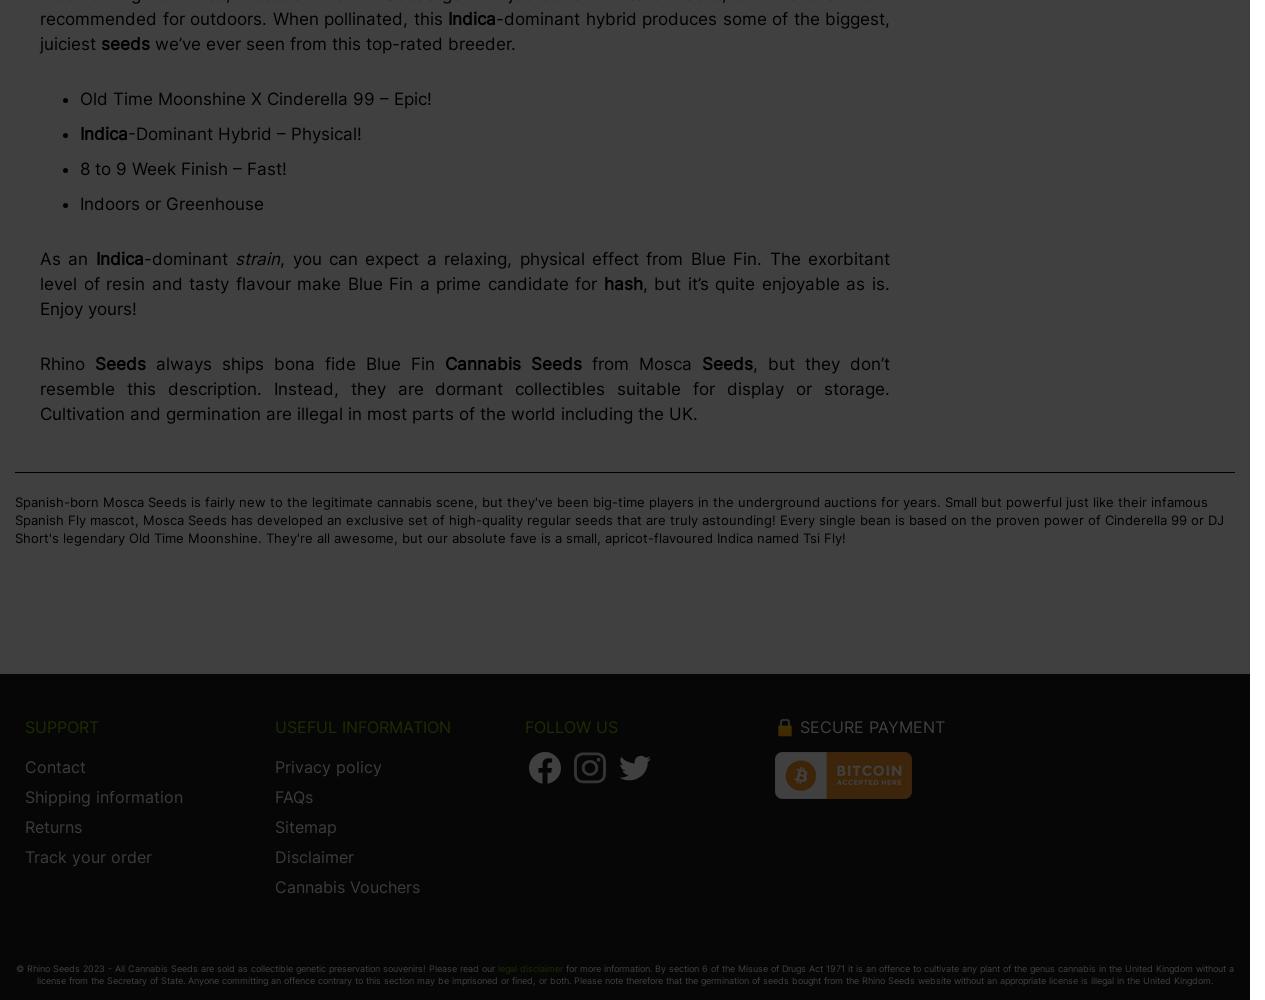 This screenshot has width=1265, height=1000. I want to click on 'Privacy policy', so click(327, 767).